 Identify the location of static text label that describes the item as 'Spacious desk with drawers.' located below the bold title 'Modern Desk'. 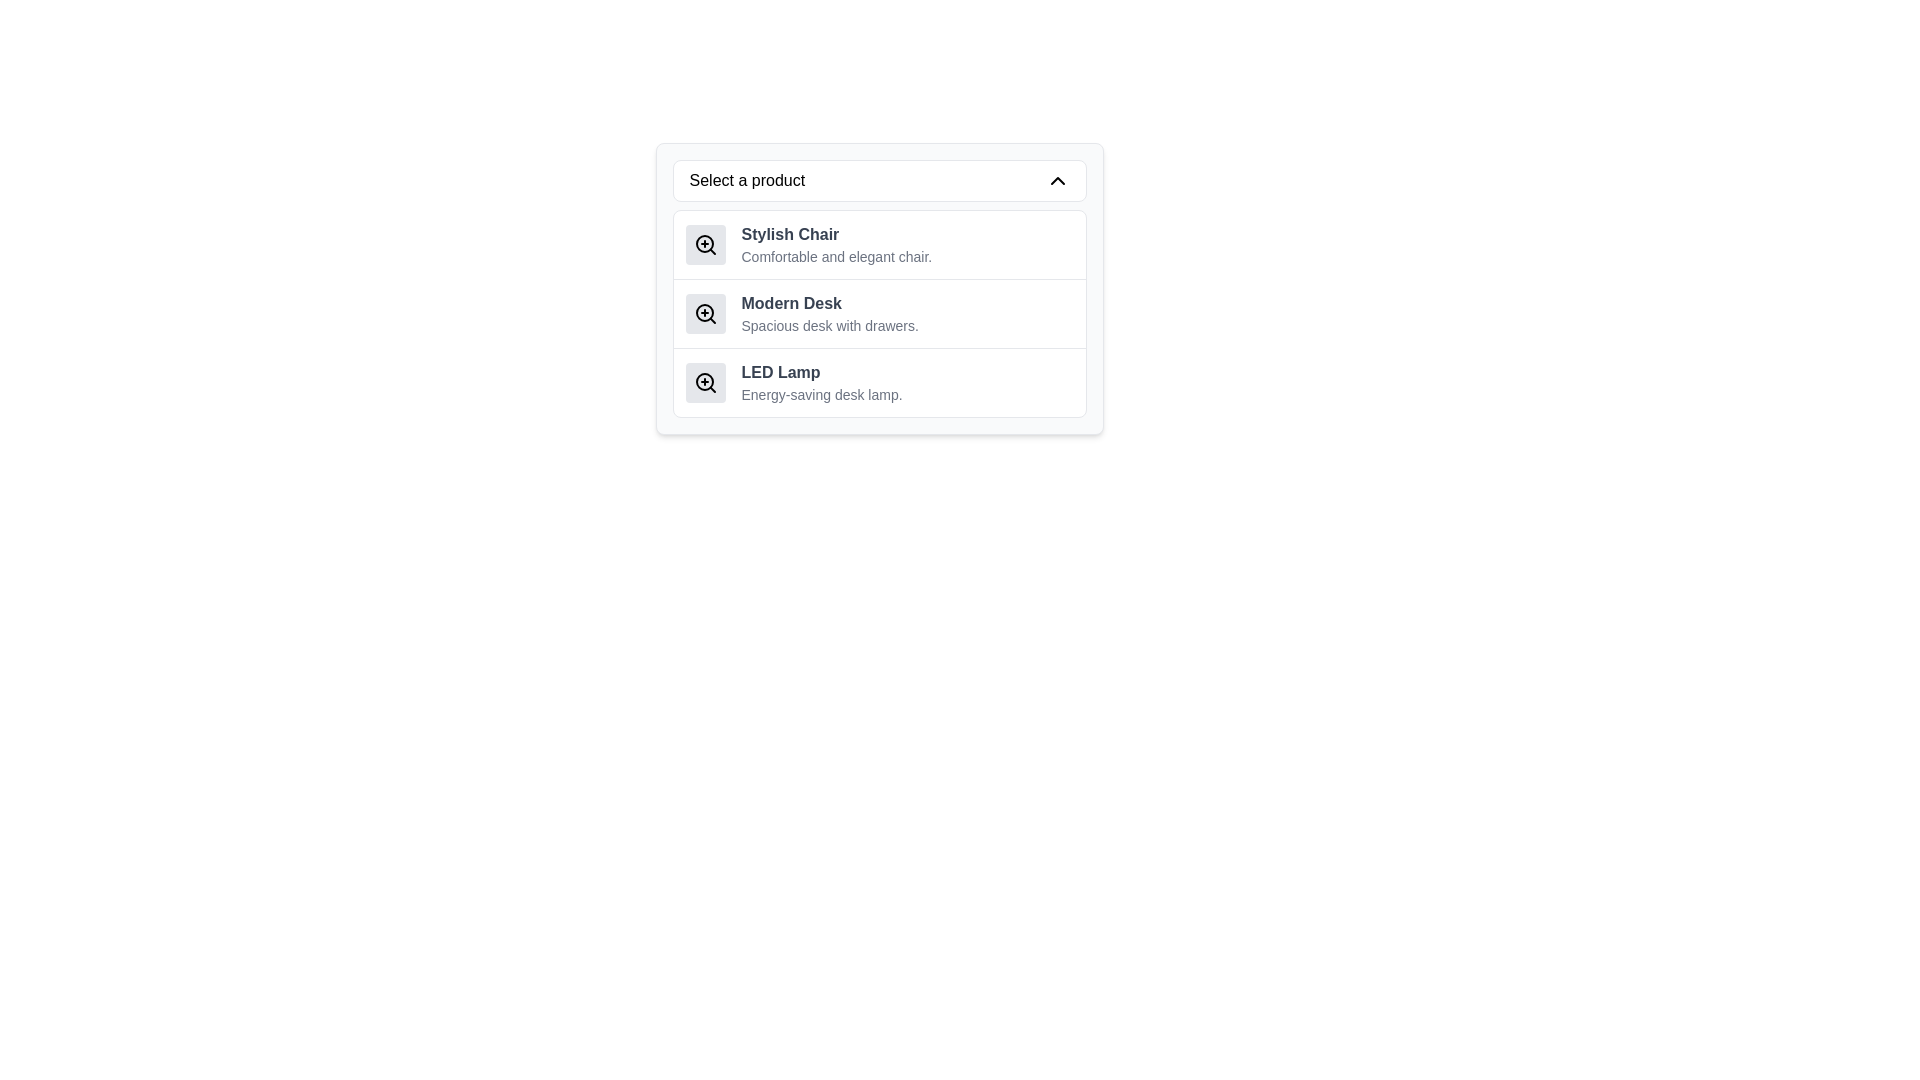
(830, 325).